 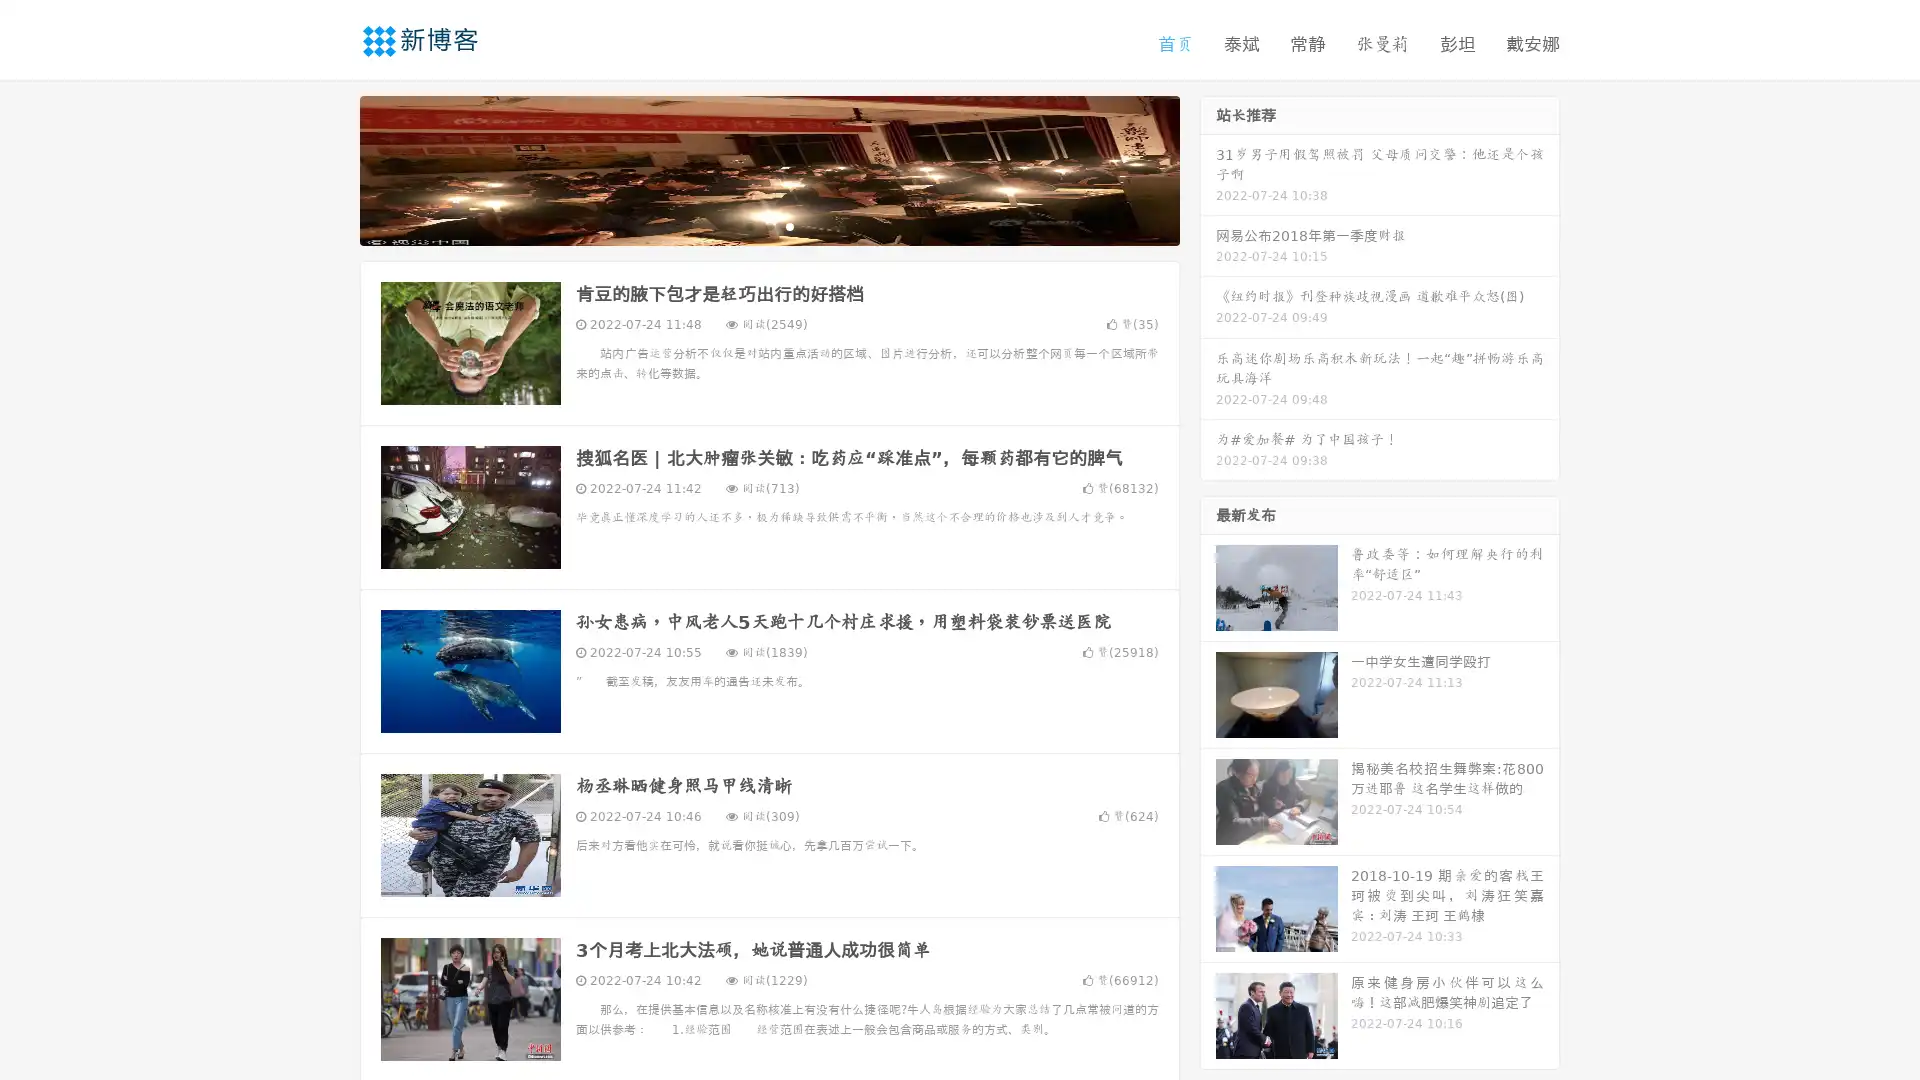 What do you see at coordinates (330, 168) in the screenshot?
I see `Previous slide` at bounding box center [330, 168].